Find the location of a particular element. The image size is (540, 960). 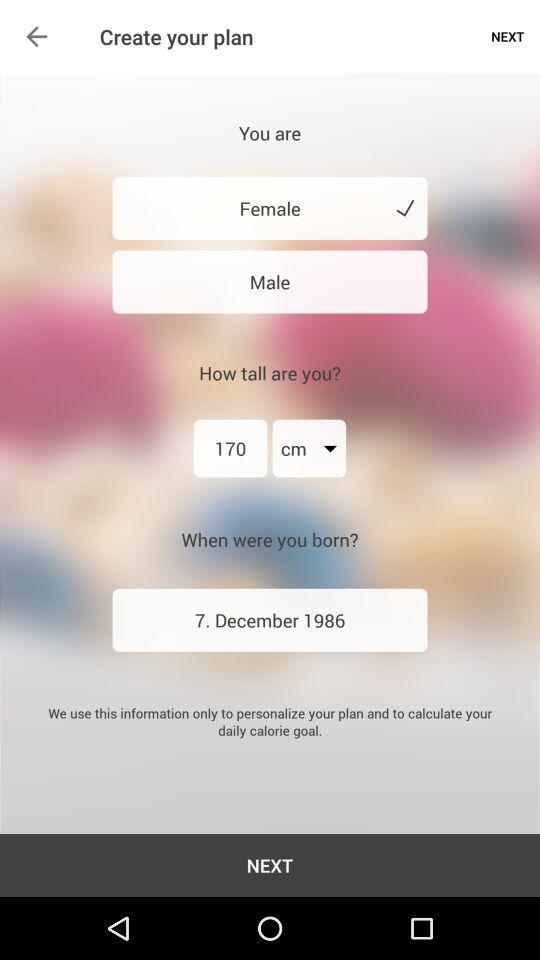

the item next to the cm item is located at coordinates (229, 448).